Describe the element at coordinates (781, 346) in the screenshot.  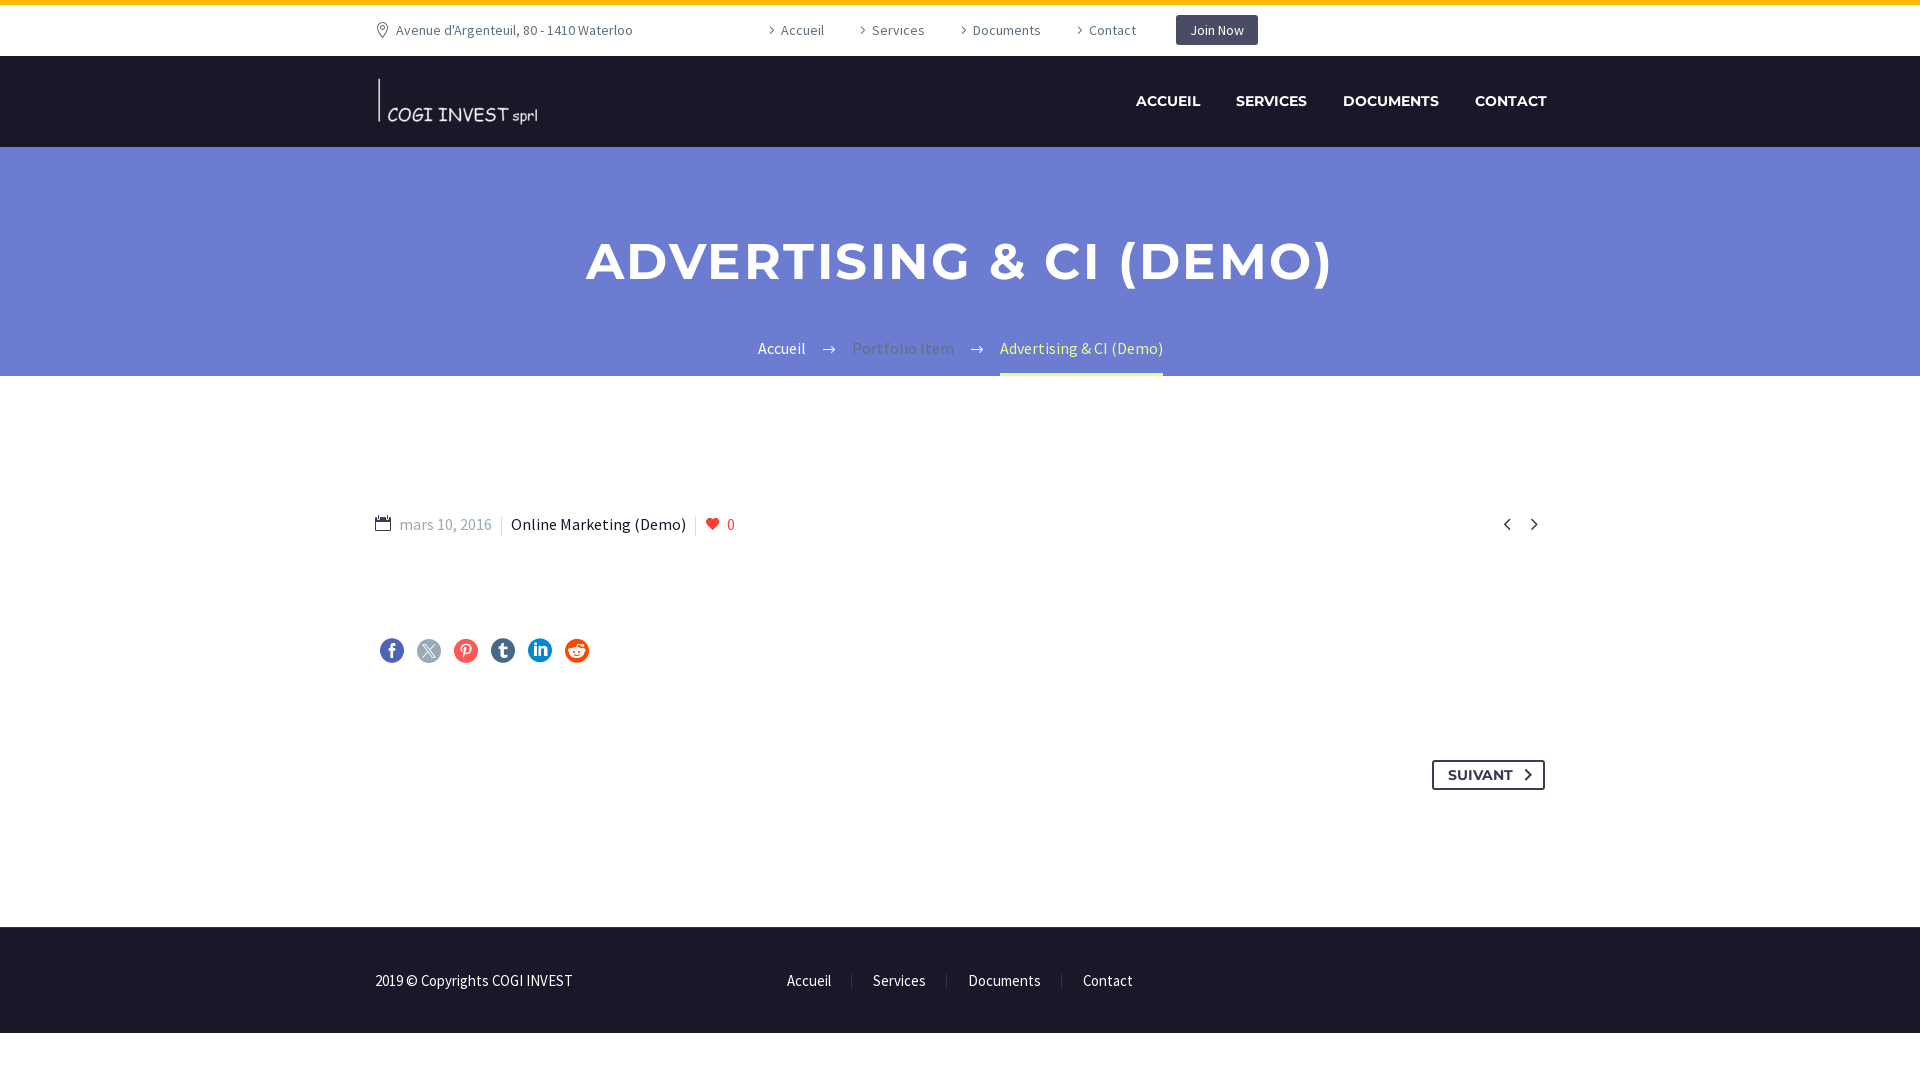
I see `'Accueil'` at that location.